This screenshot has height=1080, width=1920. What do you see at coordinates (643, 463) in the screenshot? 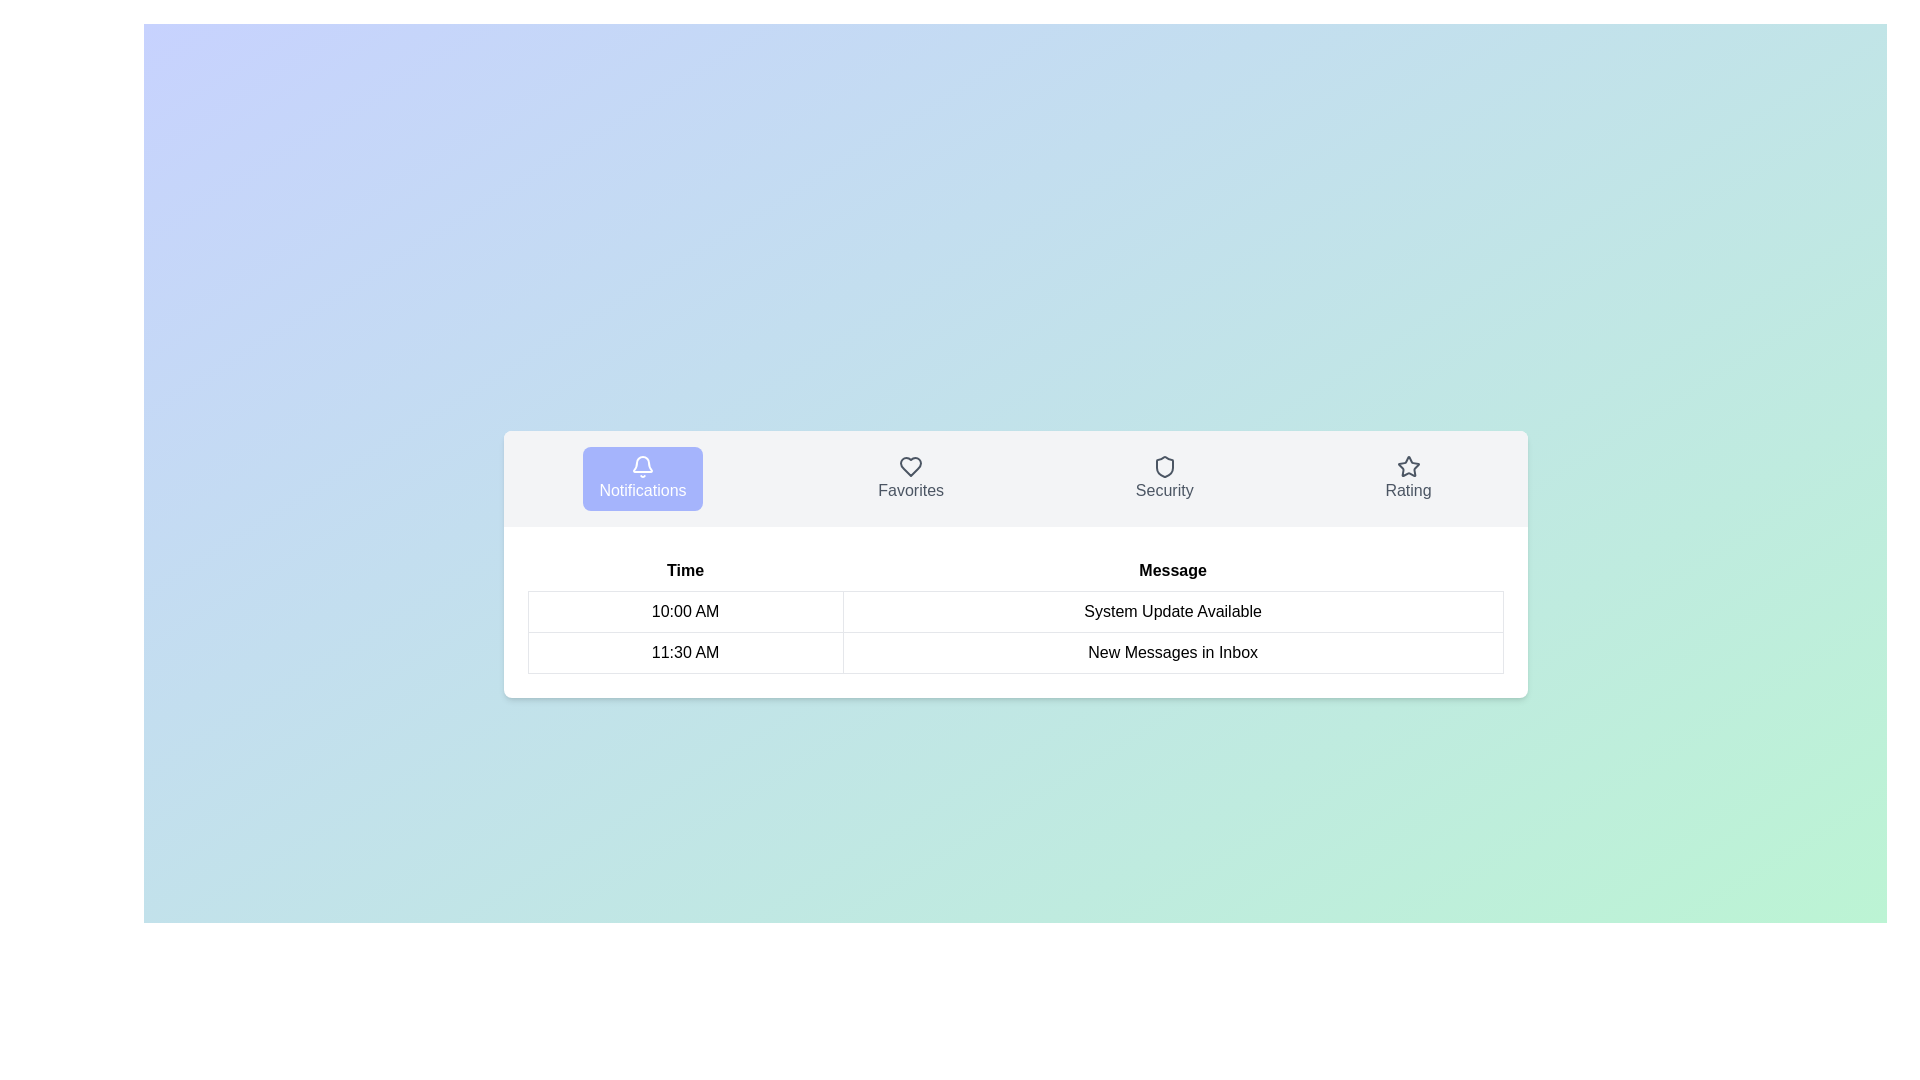
I see `interactions associated with the notification icon located in the 'Notifications' tab, which is the first icon from the left in the horizontal navigation menu` at bounding box center [643, 463].